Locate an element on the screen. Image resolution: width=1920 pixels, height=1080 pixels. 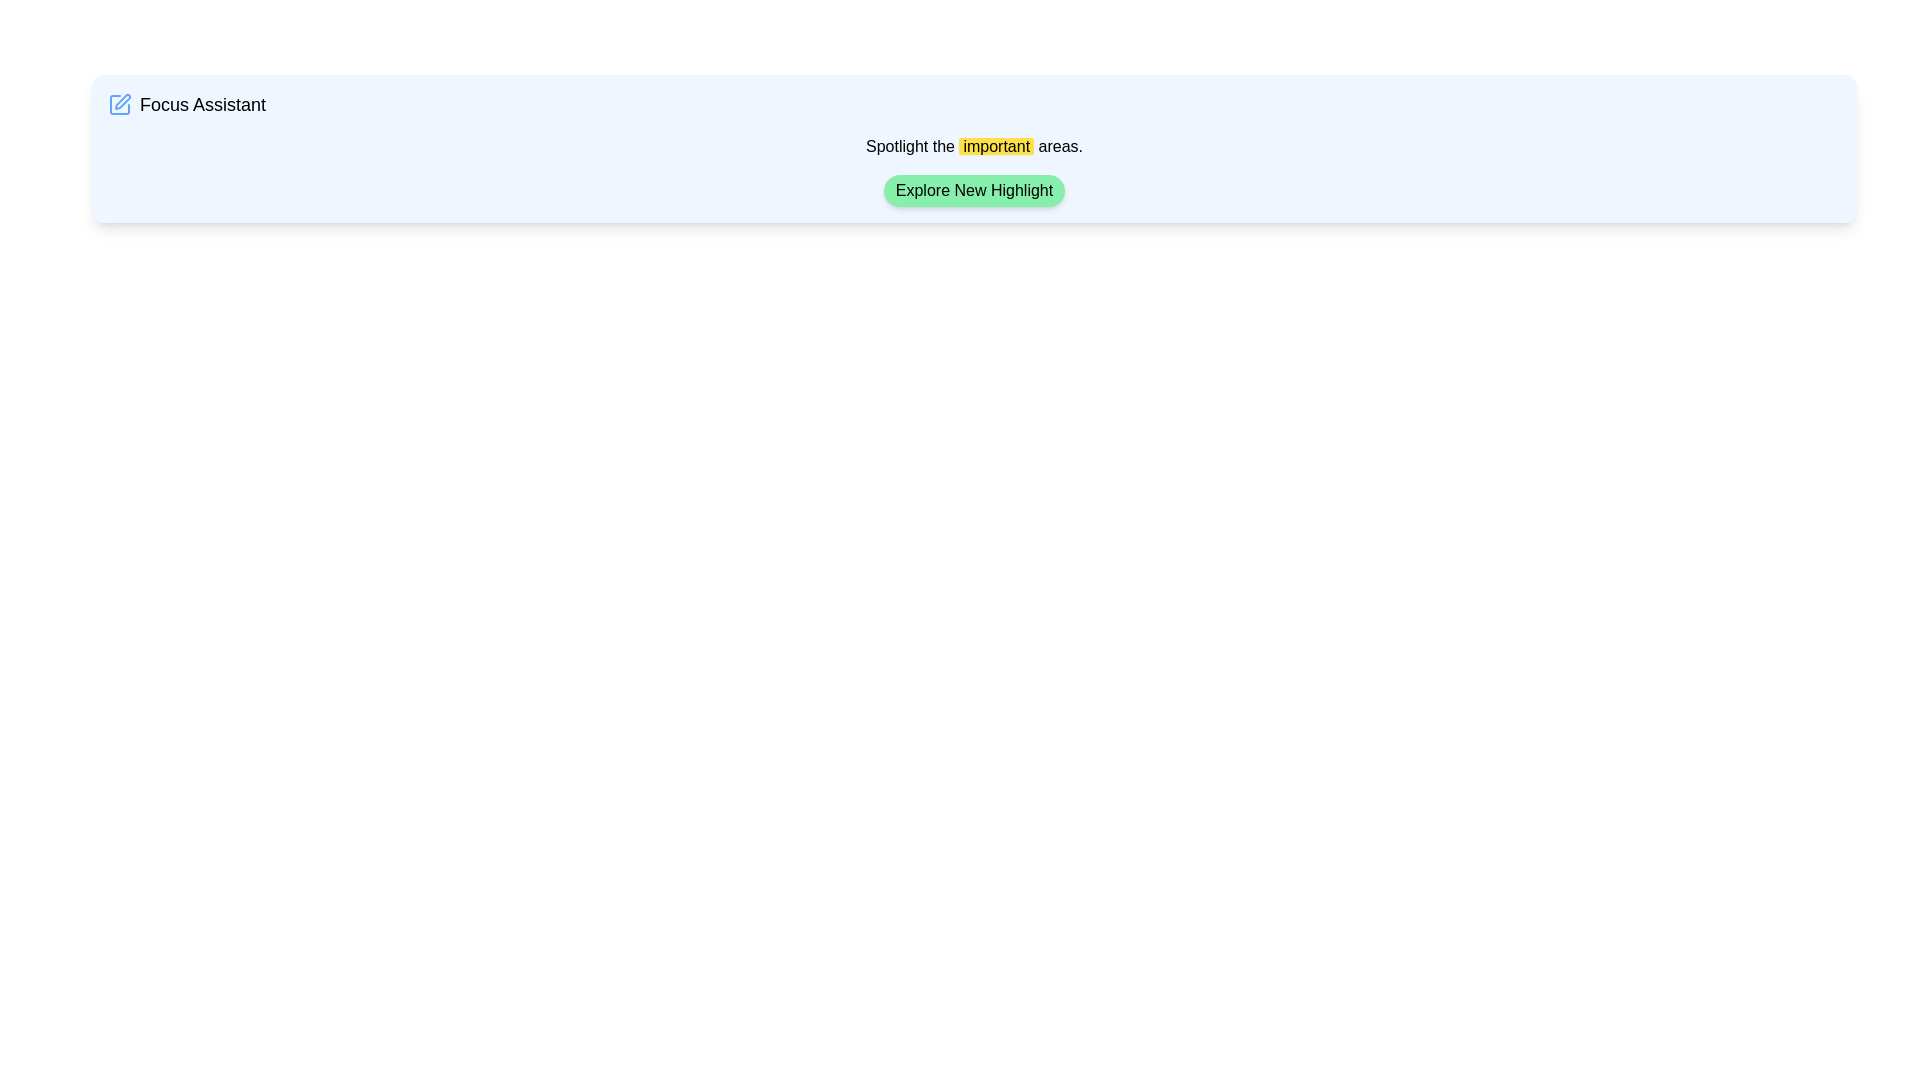
the button located below the text 'Spotlight the important areas.' is located at coordinates (974, 191).